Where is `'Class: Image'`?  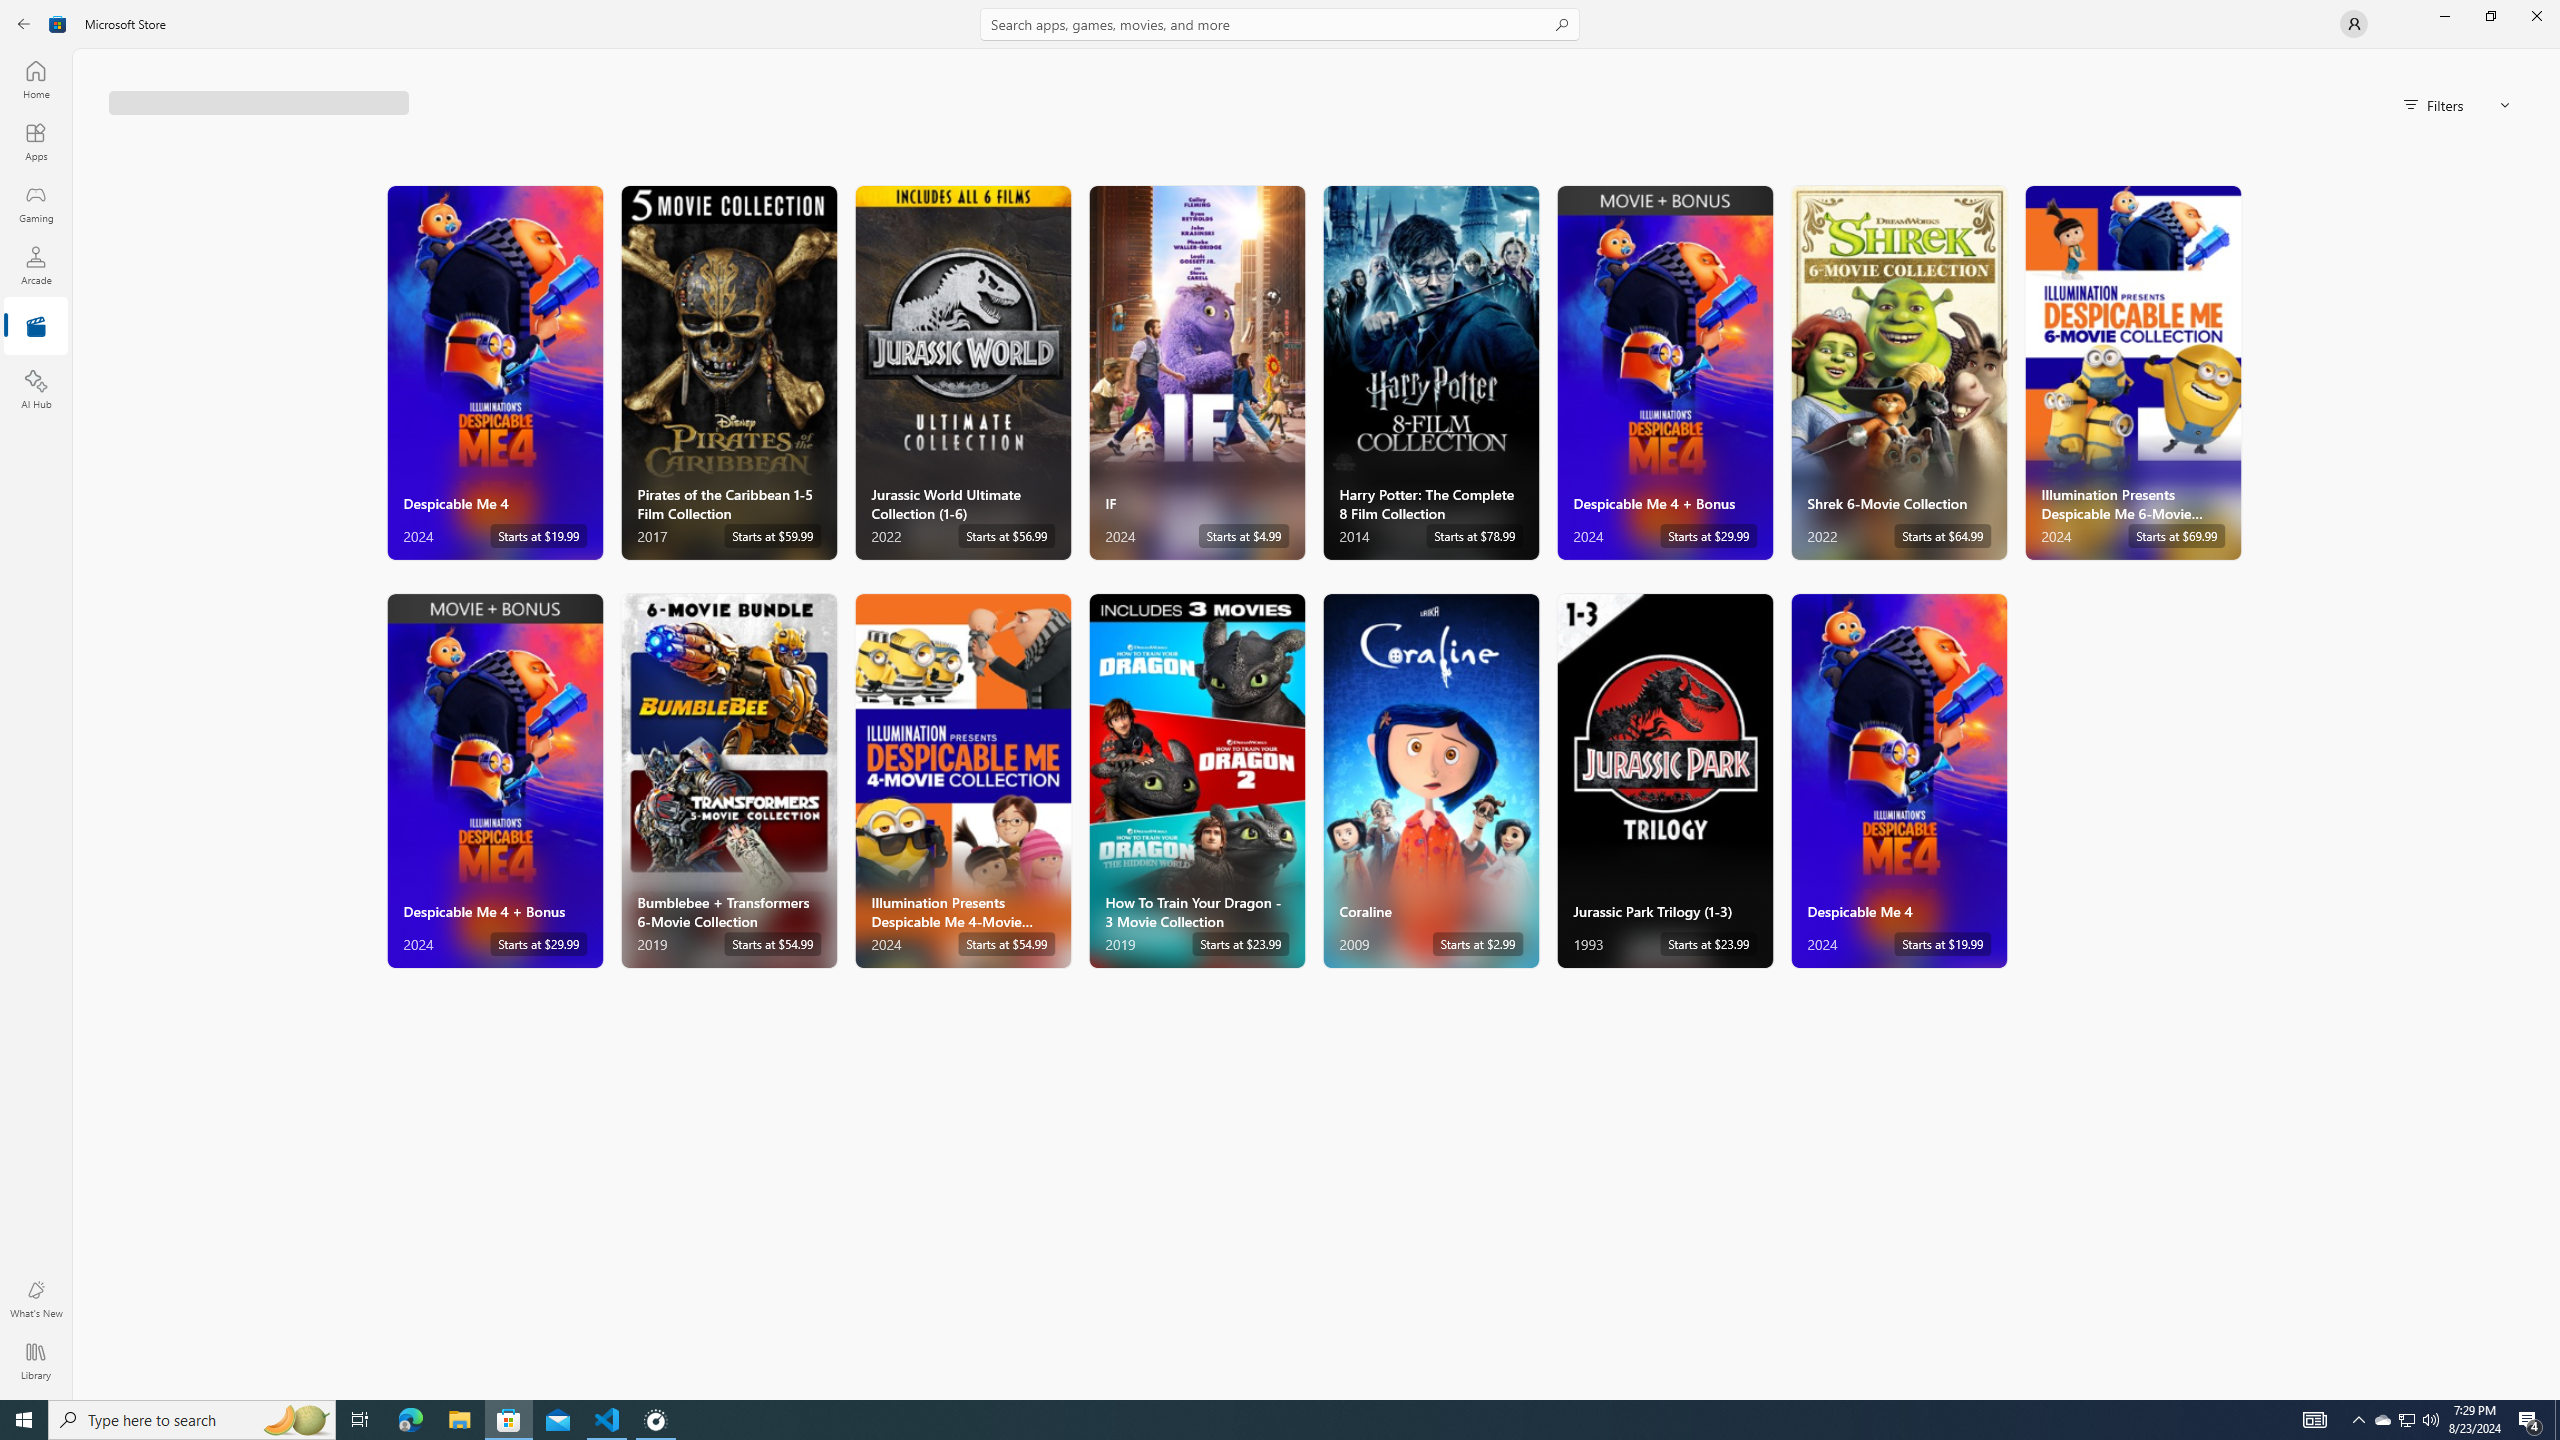
'Class: Image' is located at coordinates (57, 22).